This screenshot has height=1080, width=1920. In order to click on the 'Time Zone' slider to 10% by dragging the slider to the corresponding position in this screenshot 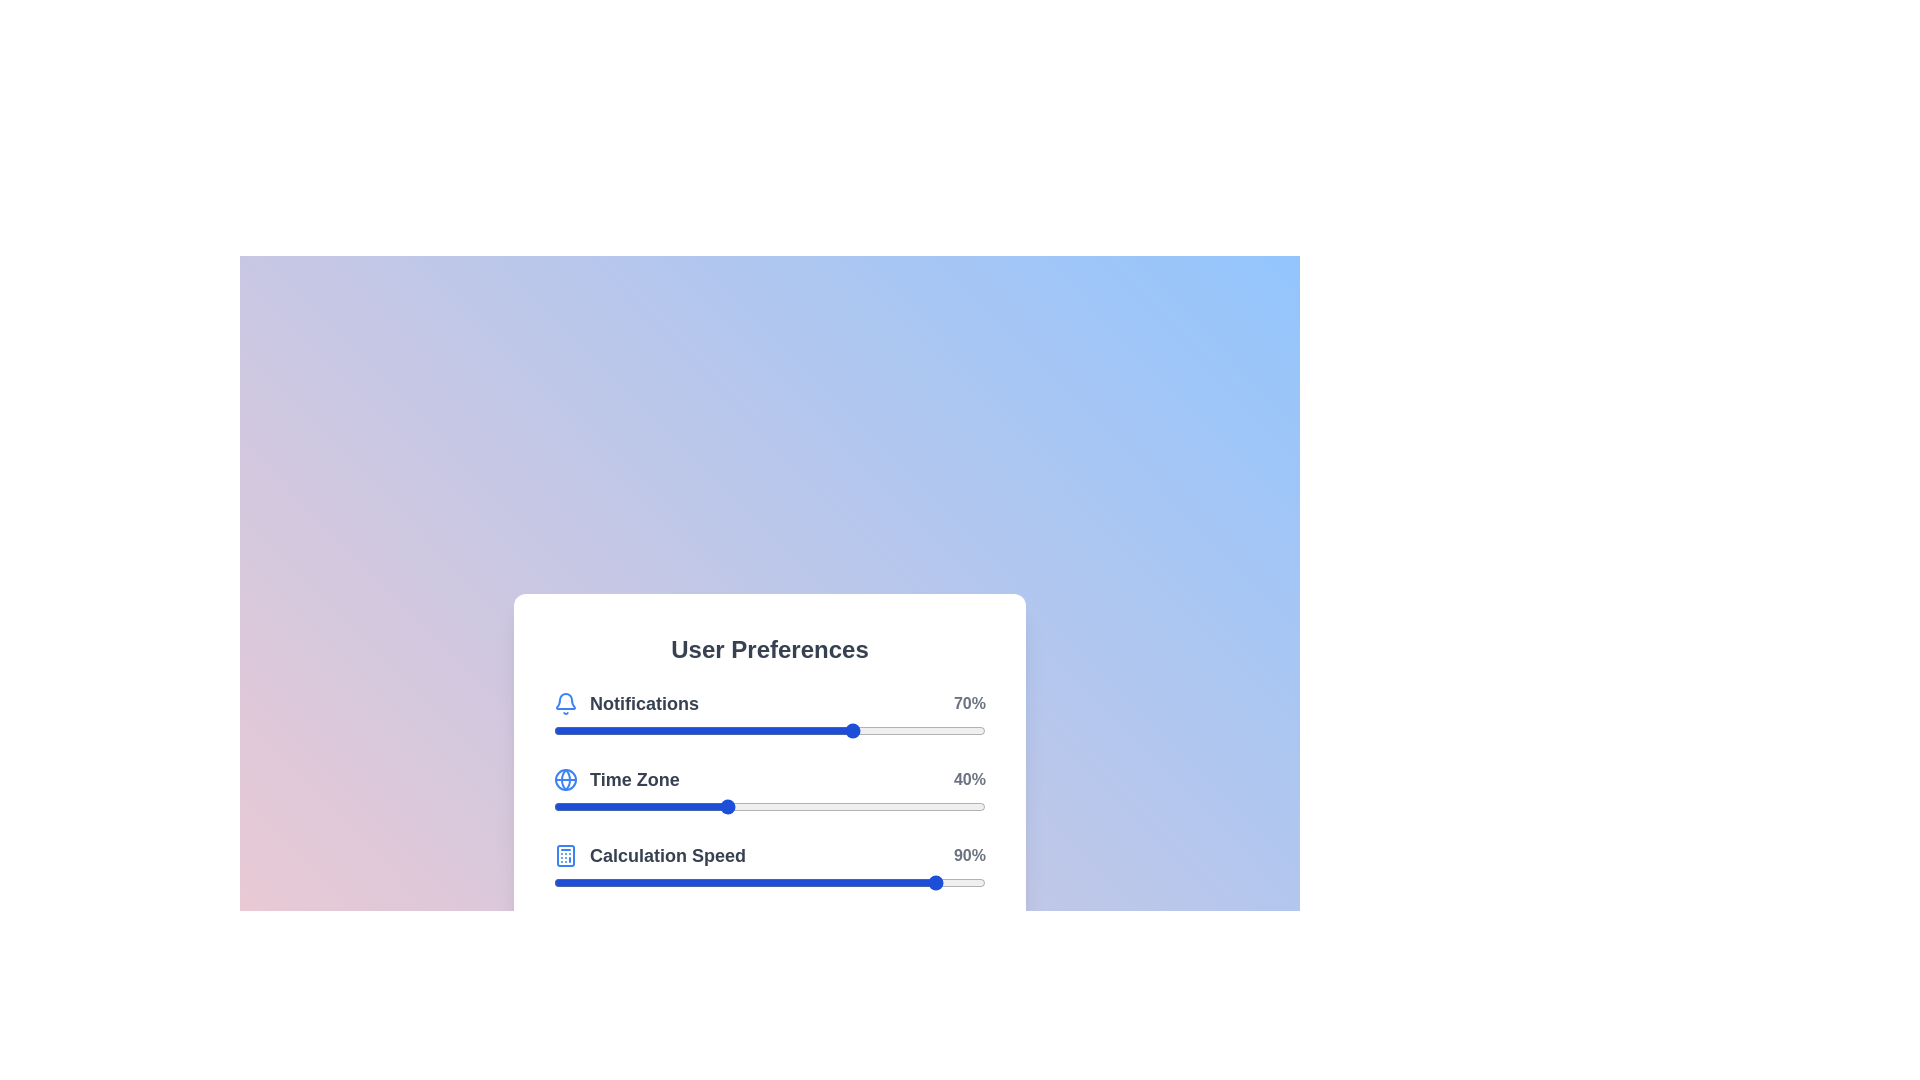, I will do `click(596, 805)`.